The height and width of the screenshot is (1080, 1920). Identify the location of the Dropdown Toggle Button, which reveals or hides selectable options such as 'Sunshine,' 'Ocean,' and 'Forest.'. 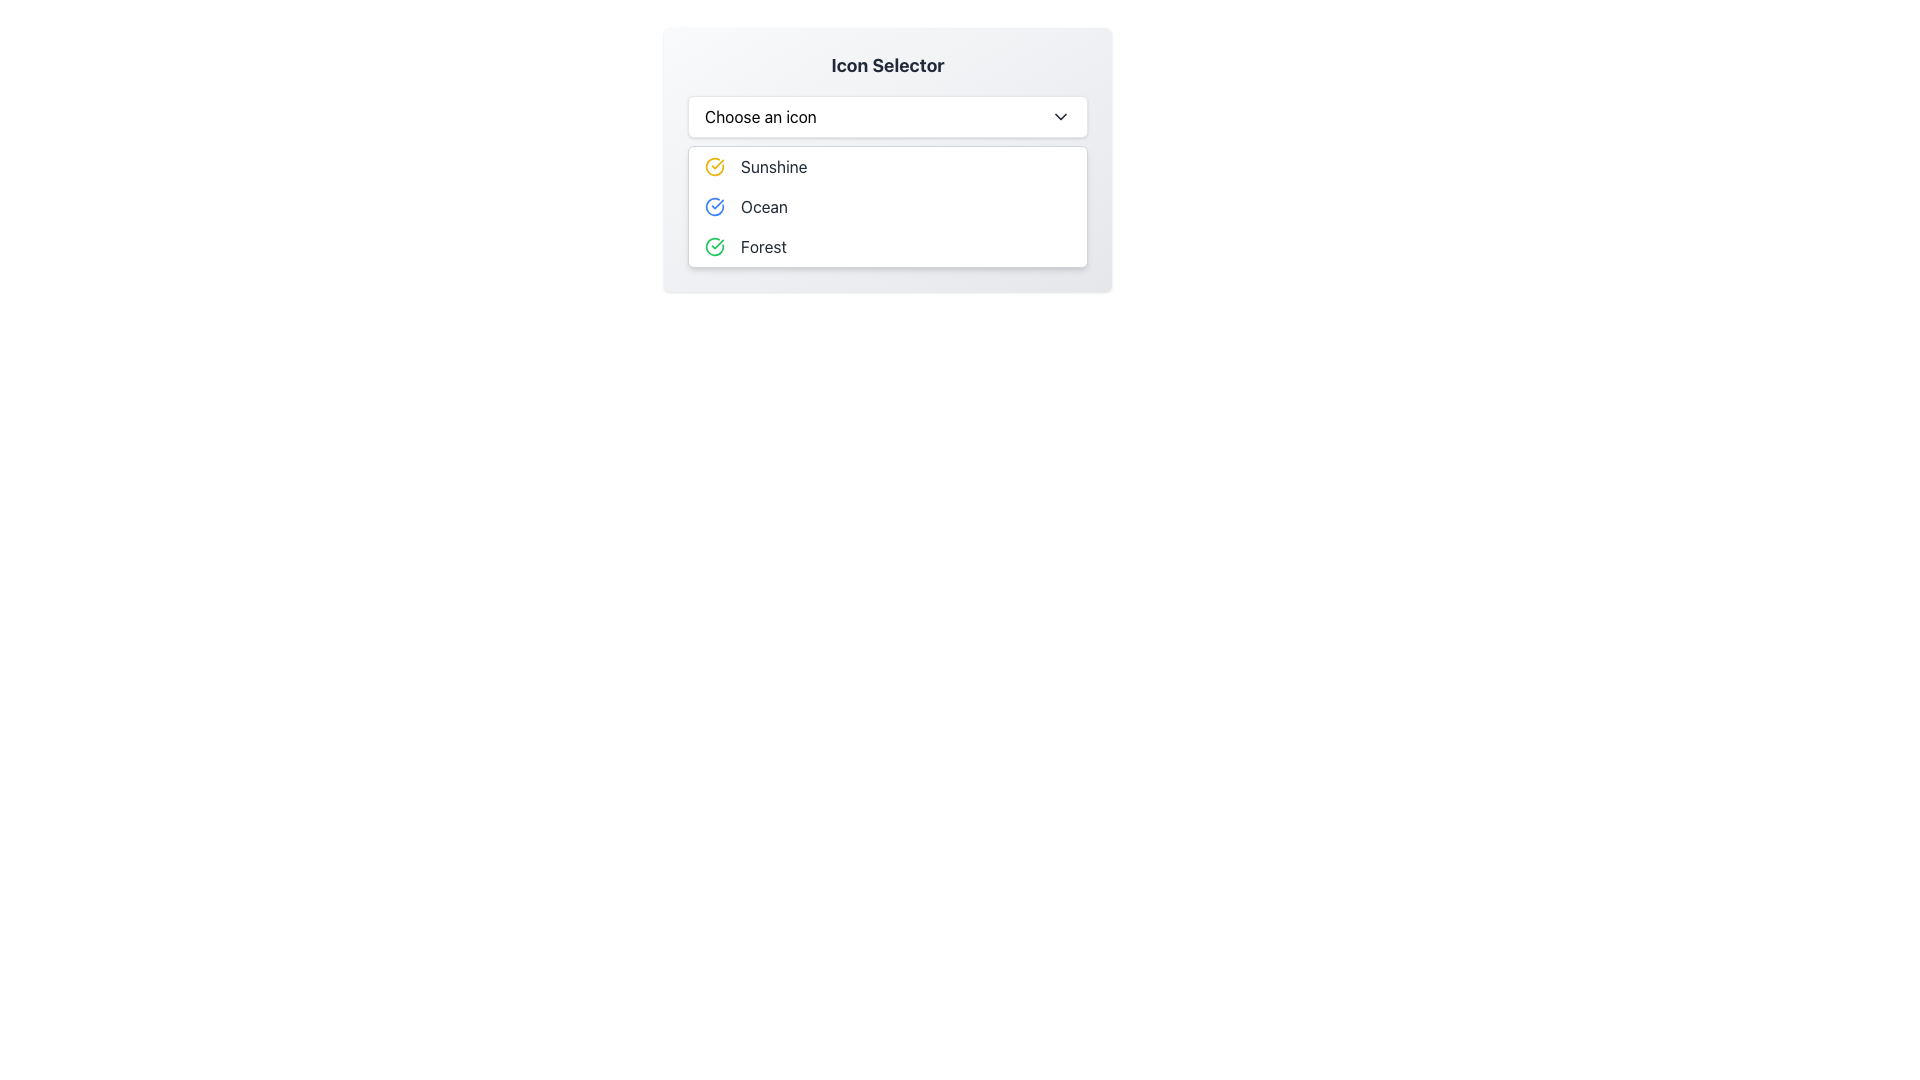
(887, 116).